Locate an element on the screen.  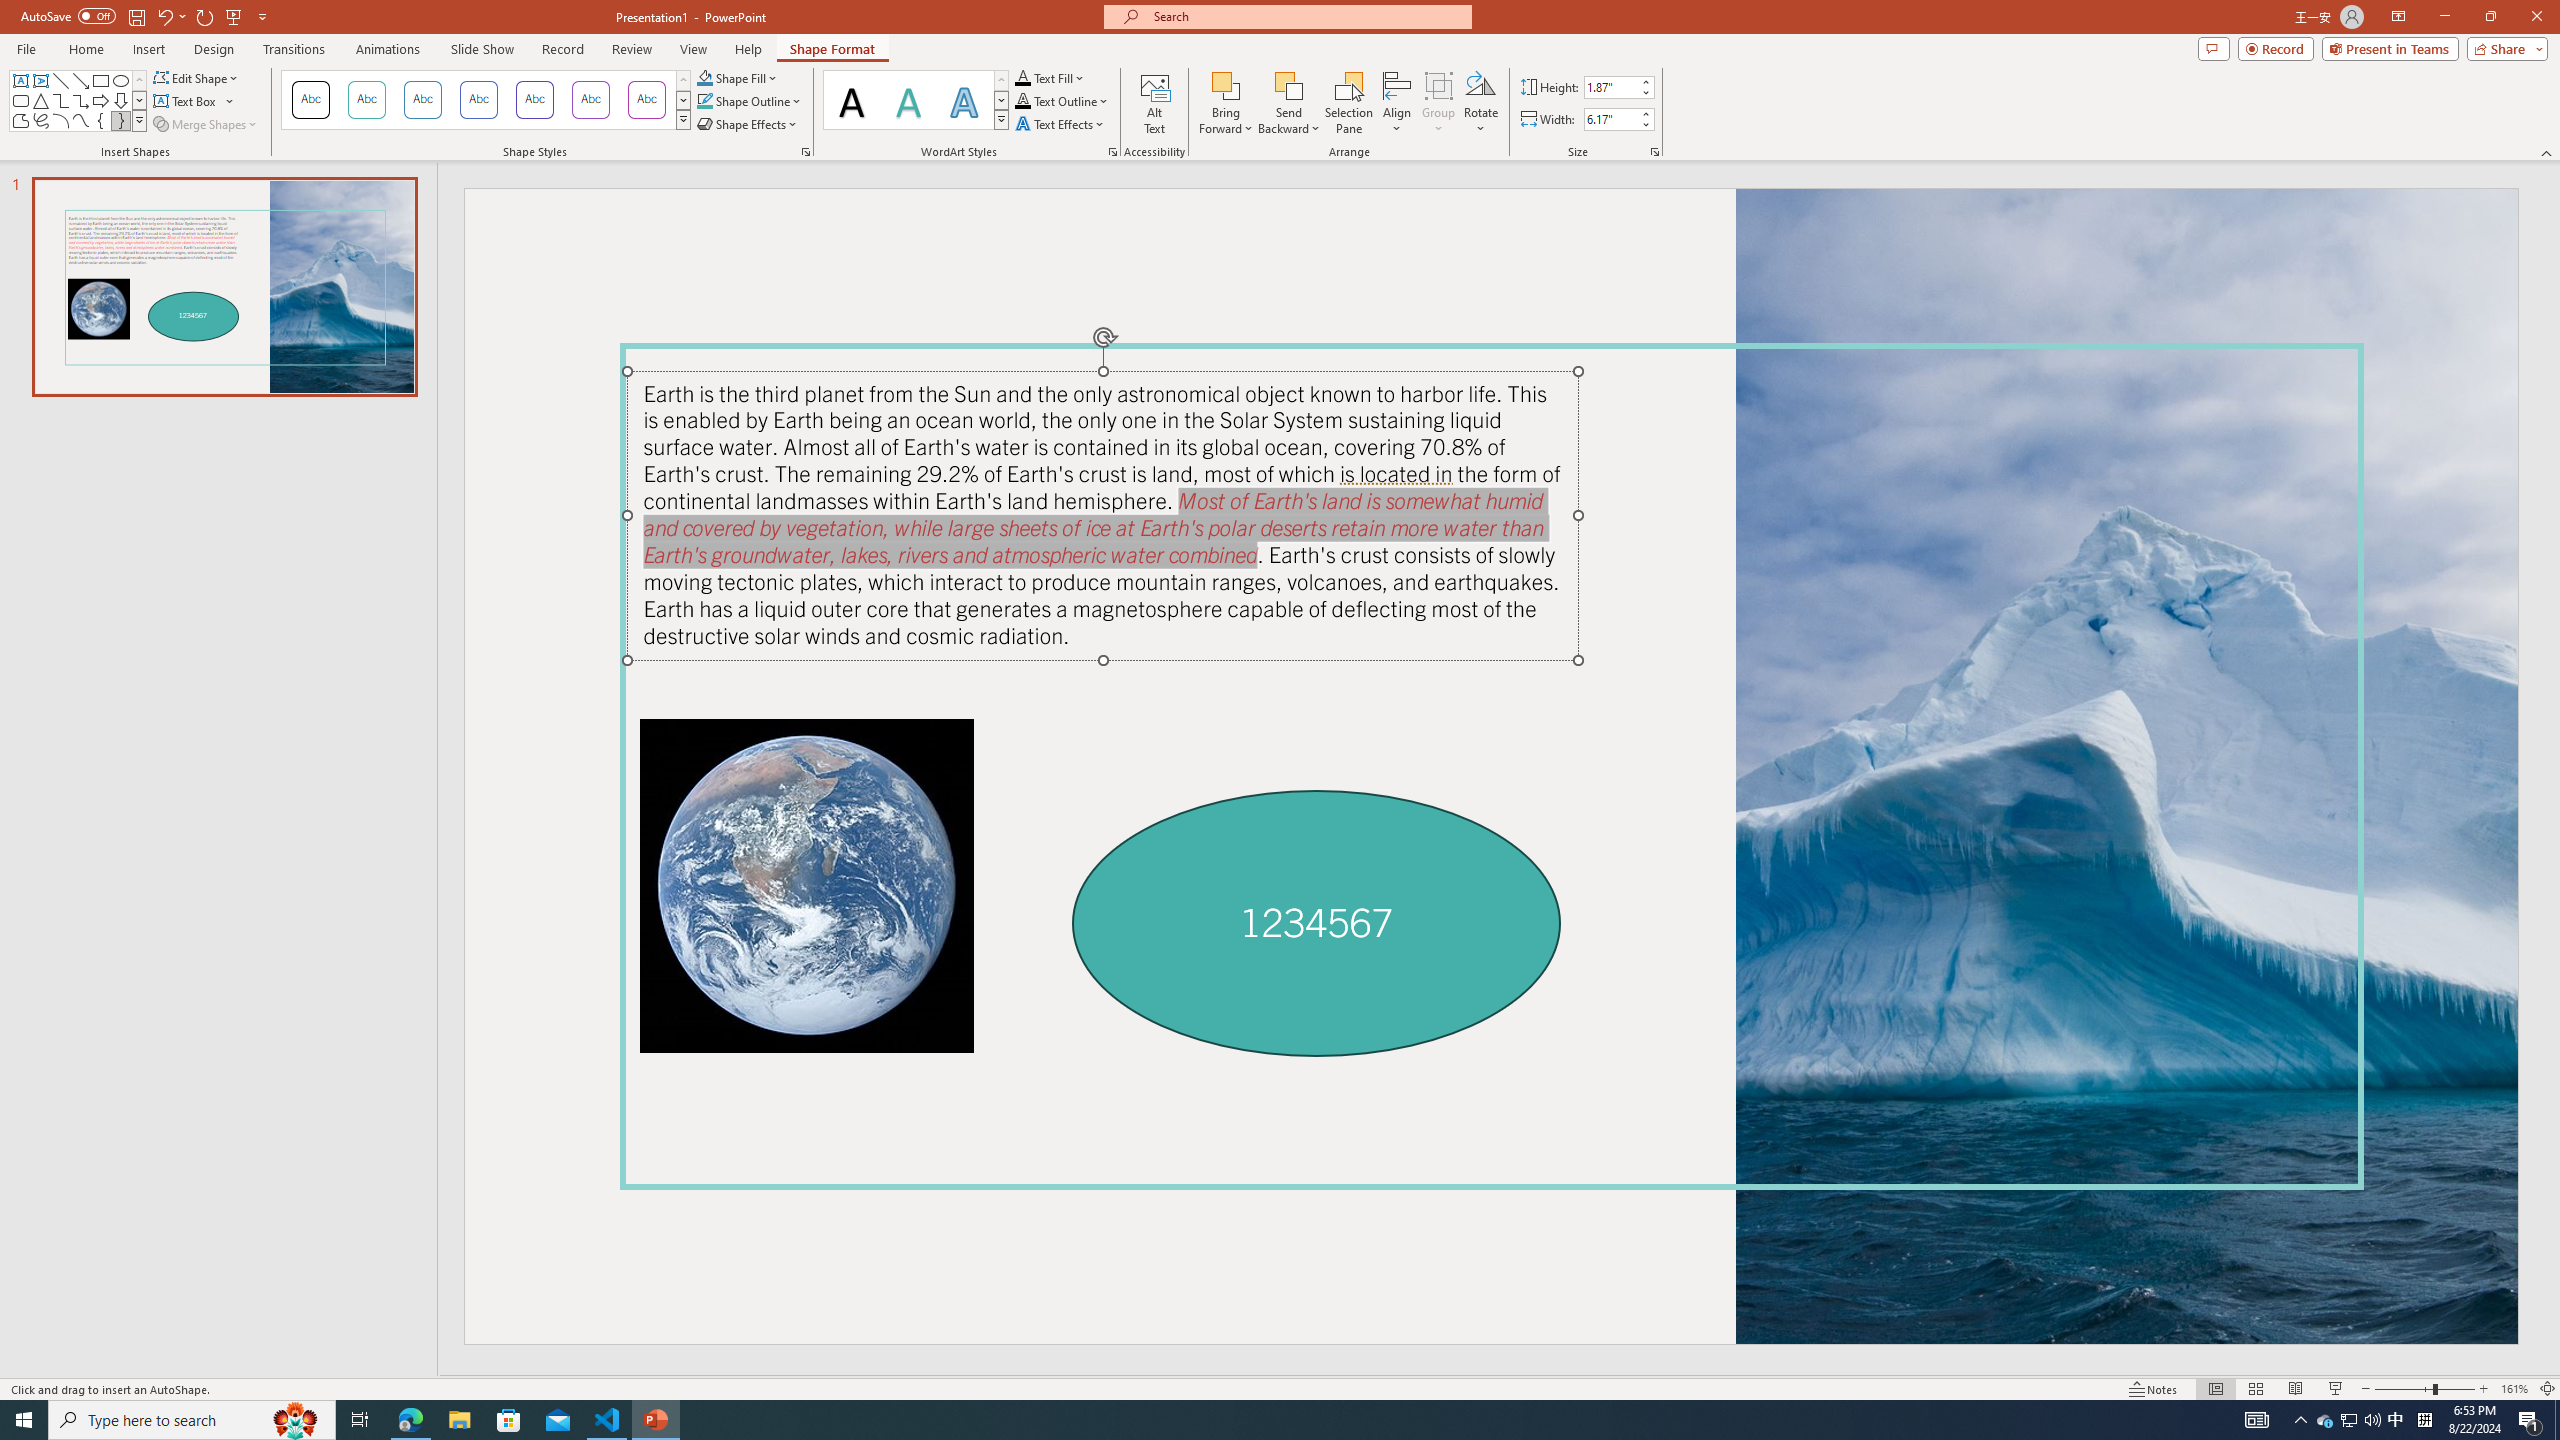
'Notes ' is located at coordinates (2153, 1389).